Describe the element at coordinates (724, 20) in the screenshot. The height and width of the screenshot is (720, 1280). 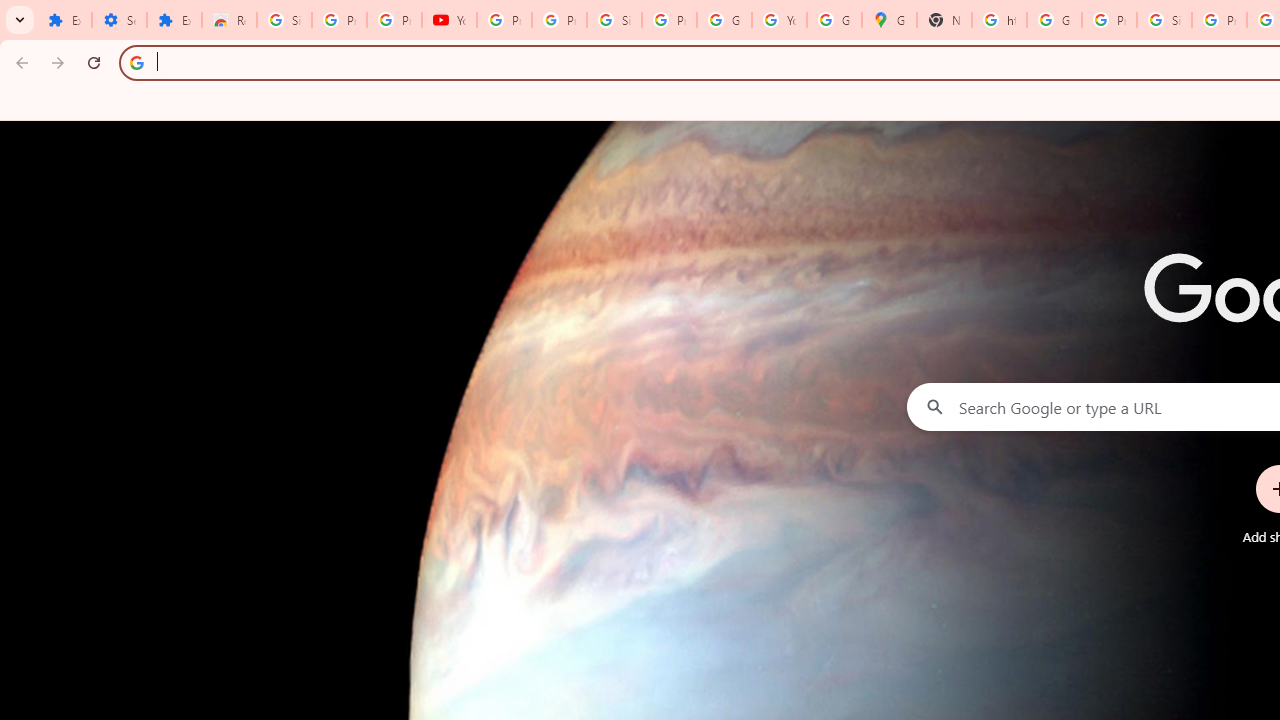
I see `'Google Account'` at that location.